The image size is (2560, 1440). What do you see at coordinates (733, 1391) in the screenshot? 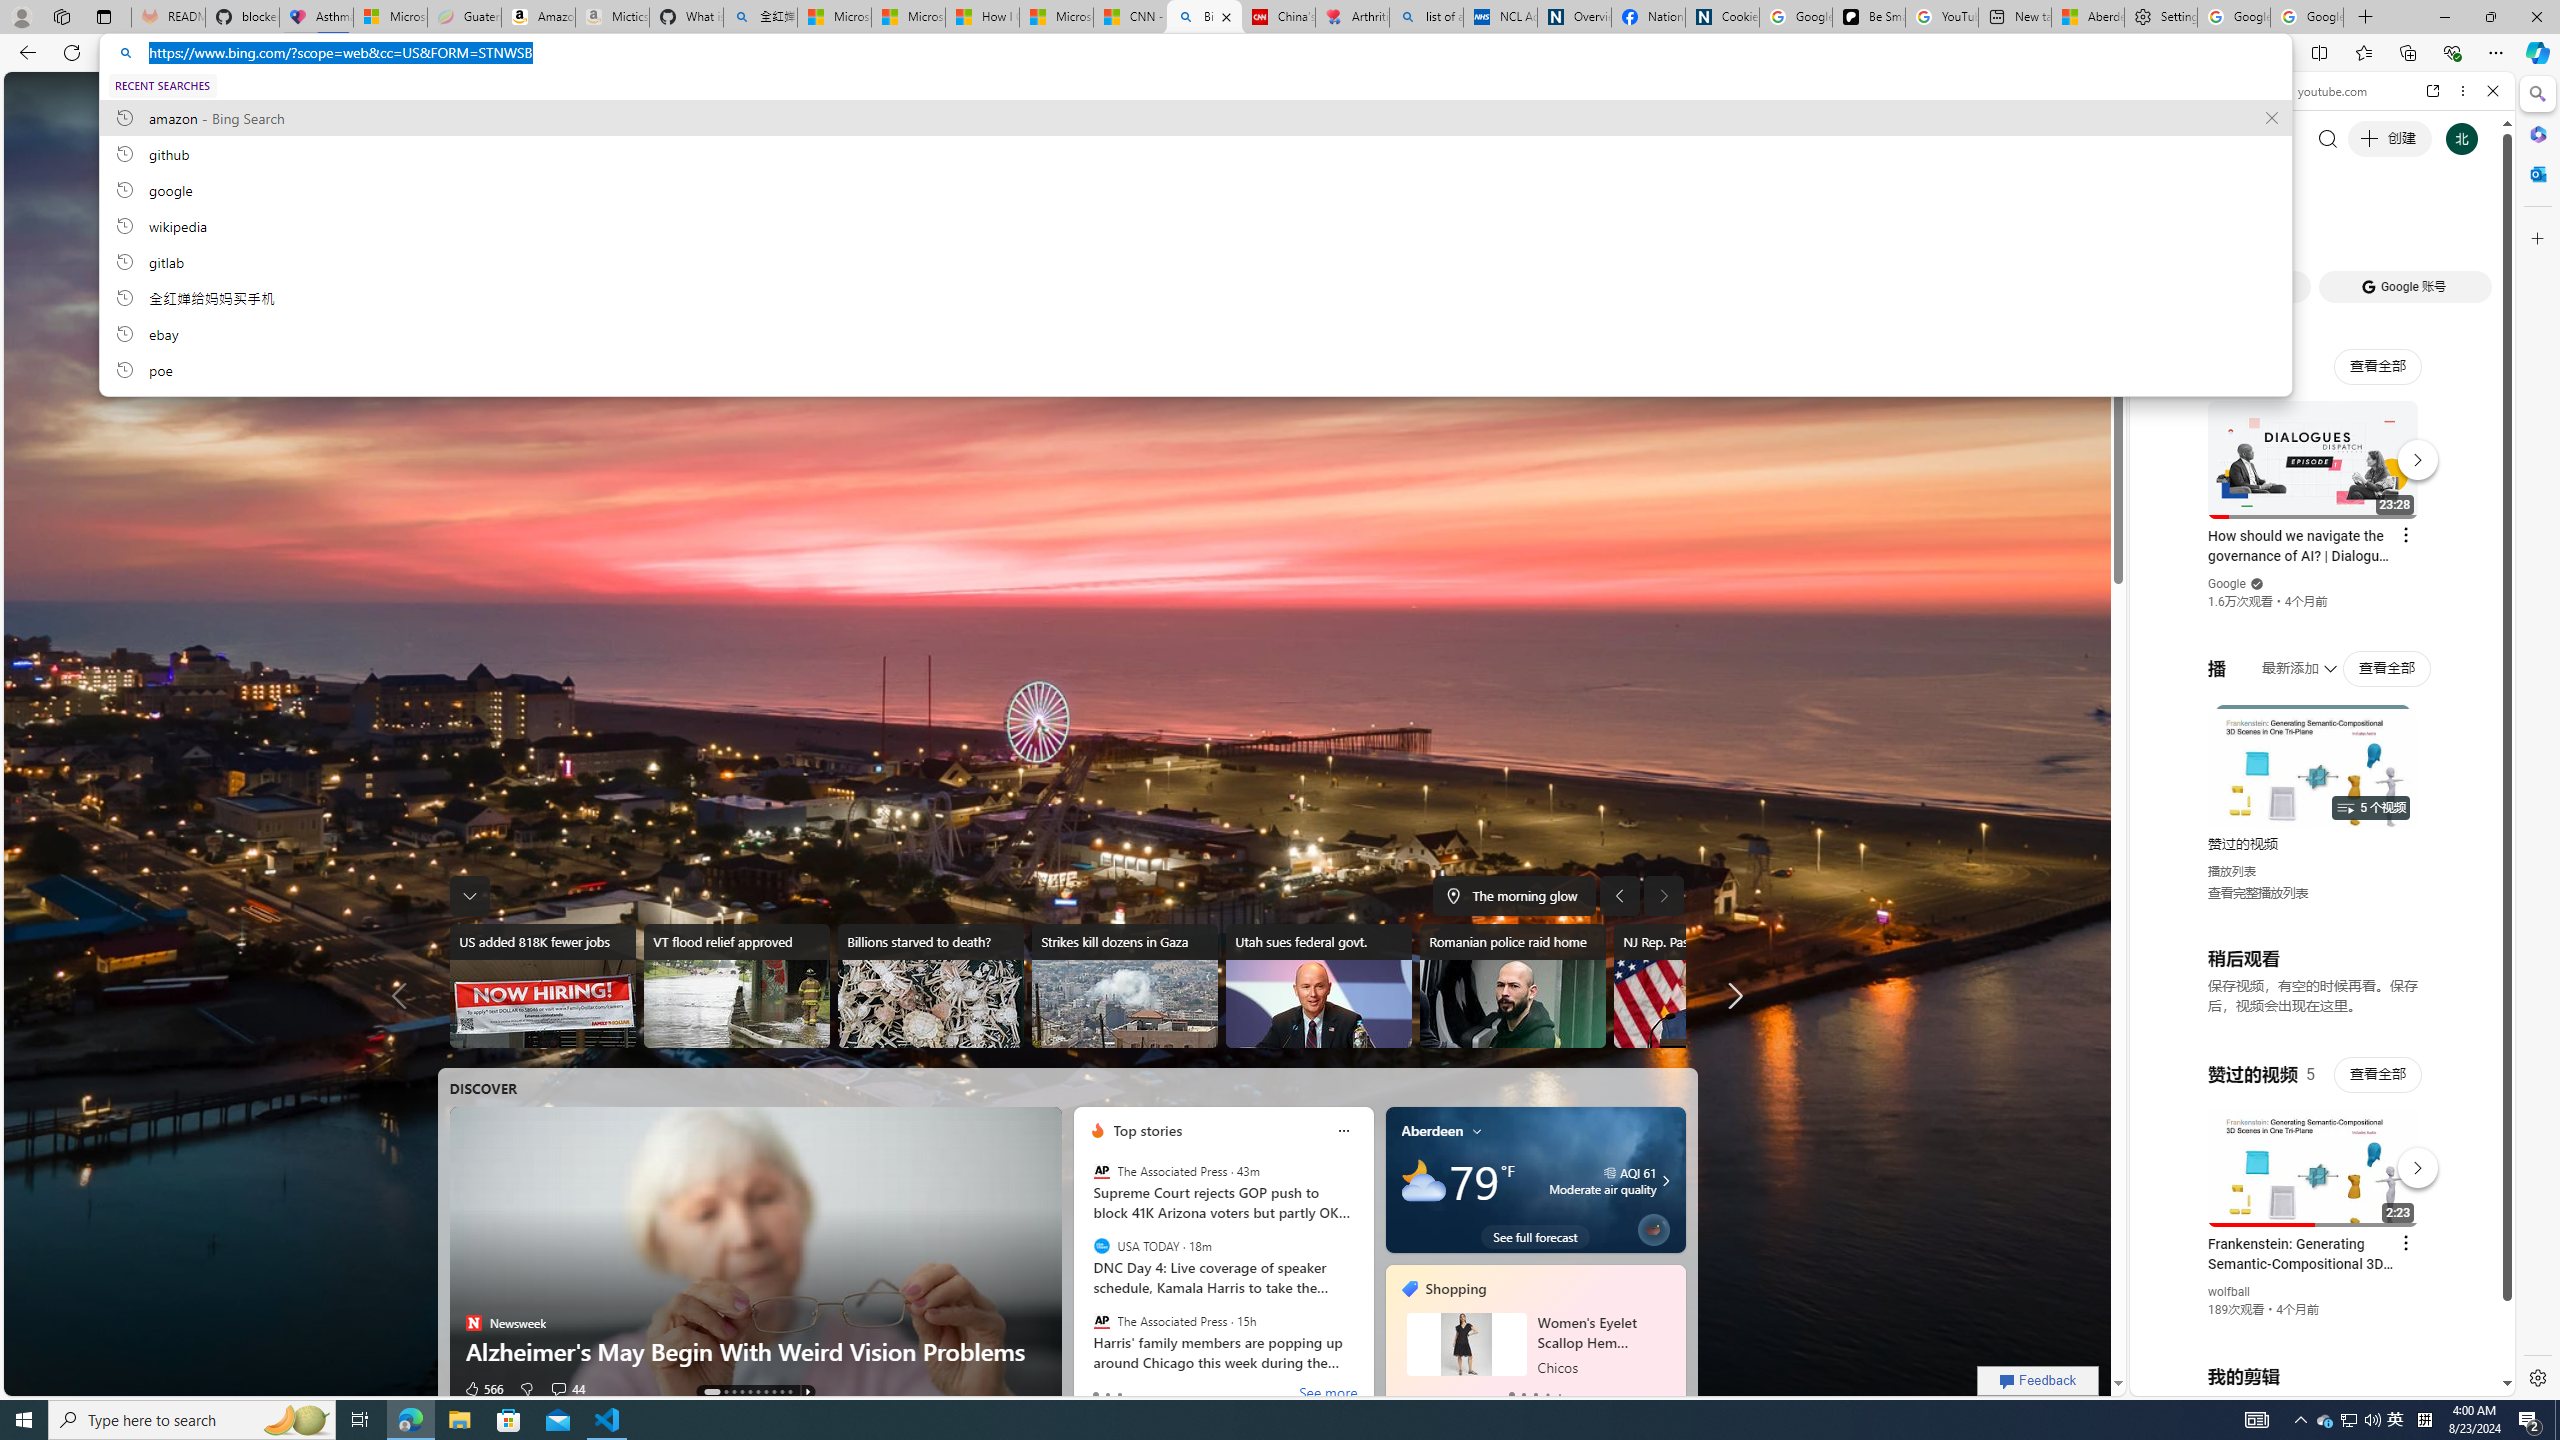
I see `'AutomationID: tab-2'` at bounding box center [733, 1391].